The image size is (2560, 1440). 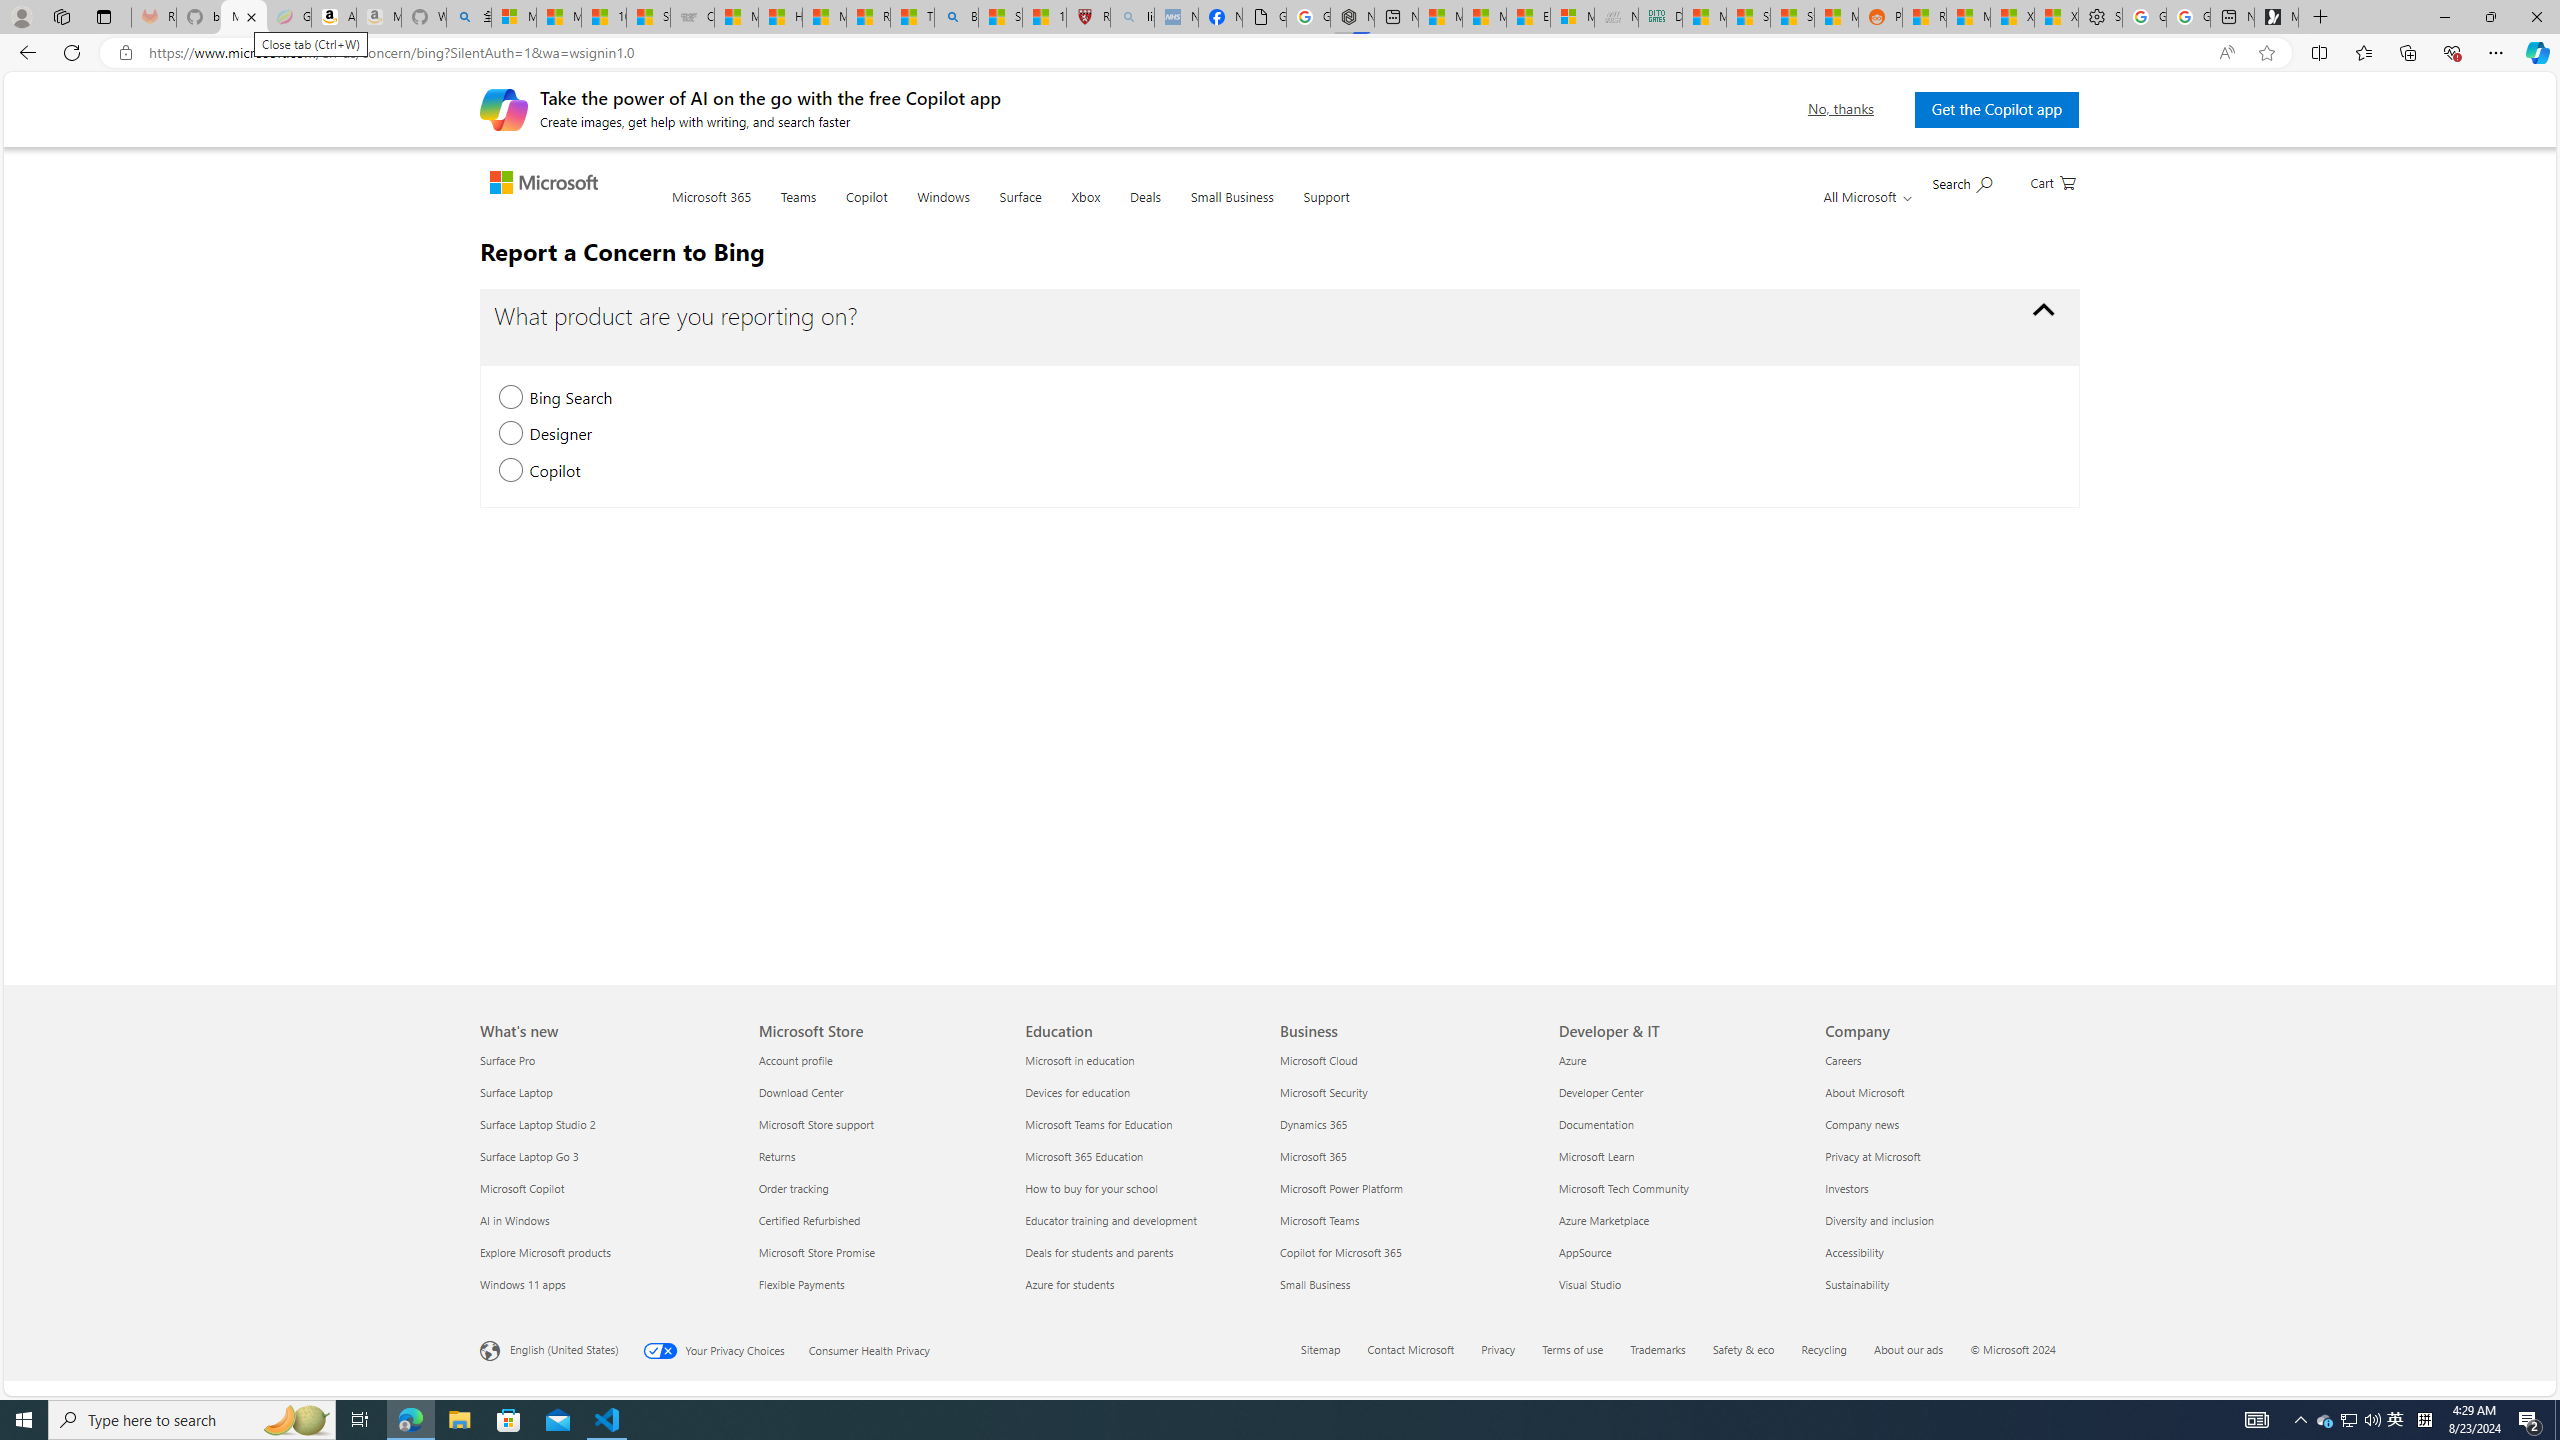 What do you see at coordinates (1670, 1351) in the screenshot?
I see `'Trademarks'` at bounding box center [1670, 1351].